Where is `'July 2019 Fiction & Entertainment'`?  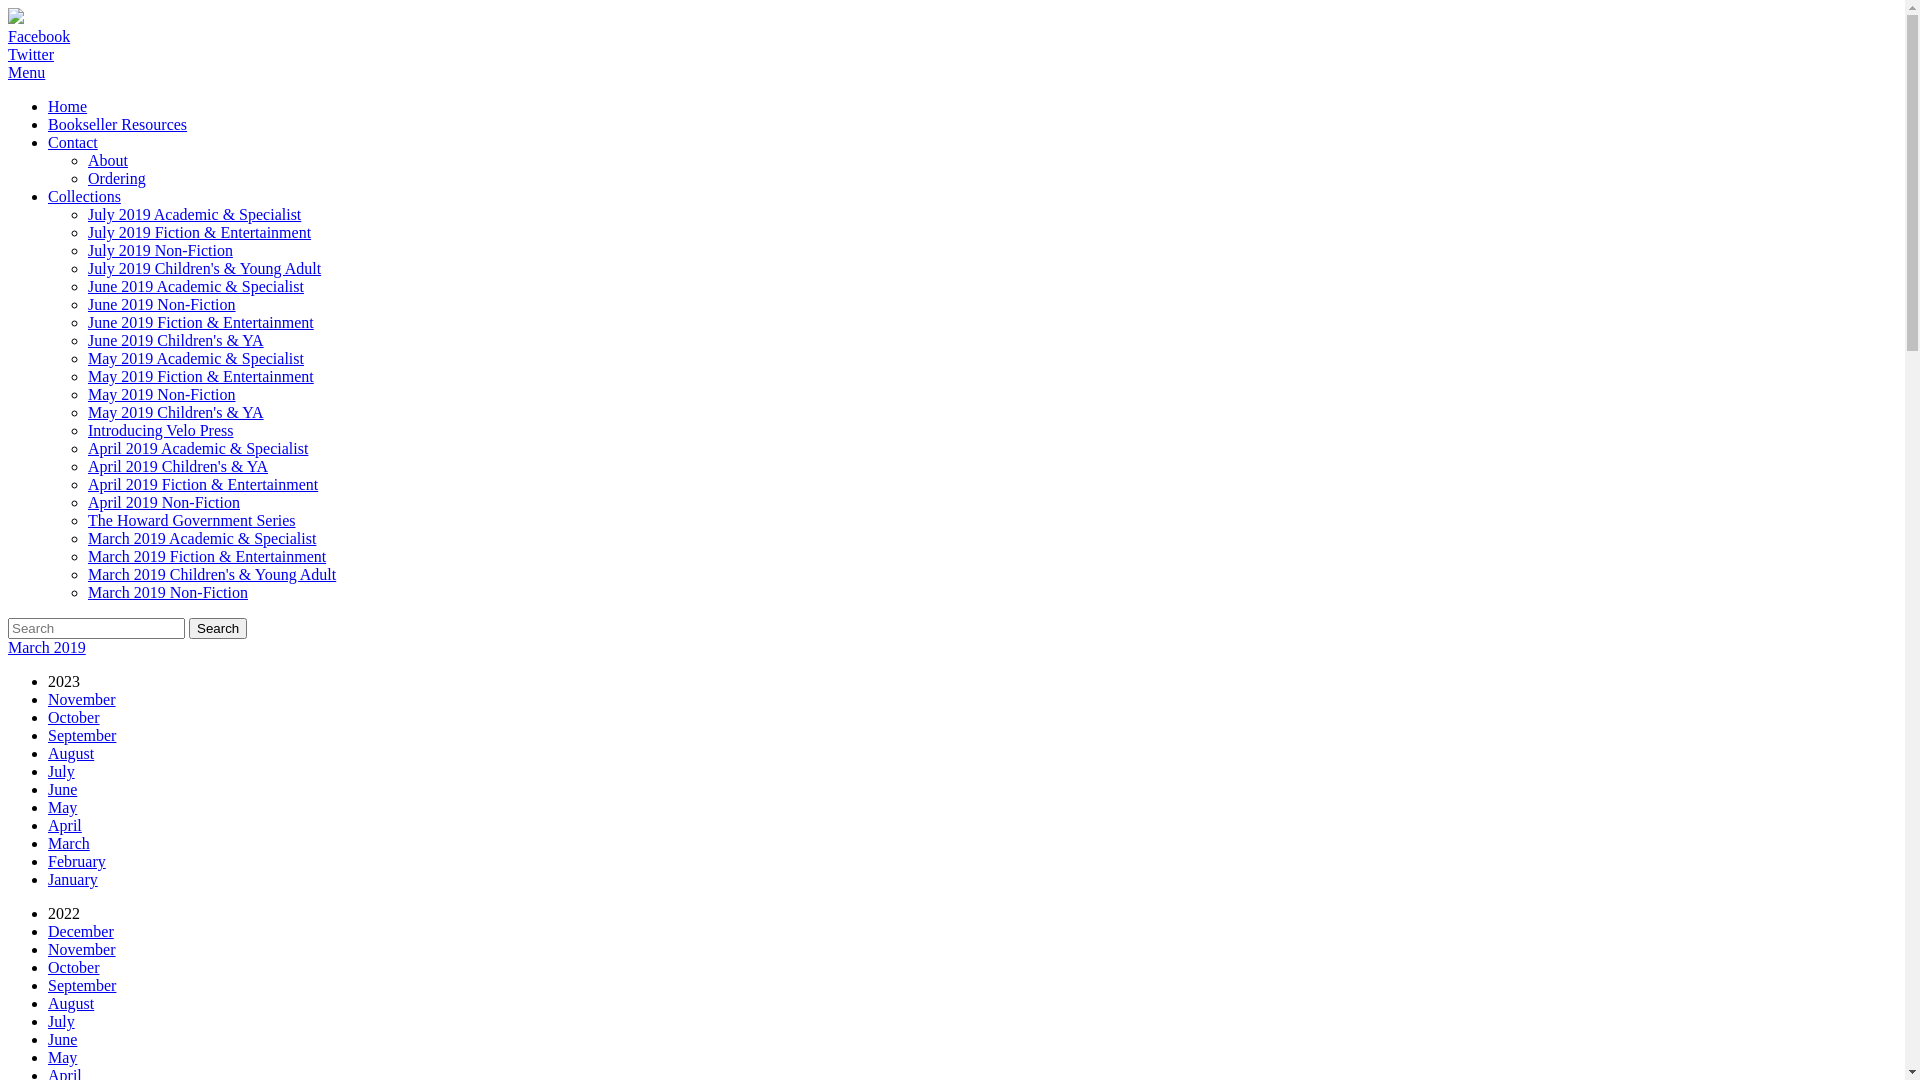
'July 2019 Fiction & Entertainment' is located at coordinates (199, 231).